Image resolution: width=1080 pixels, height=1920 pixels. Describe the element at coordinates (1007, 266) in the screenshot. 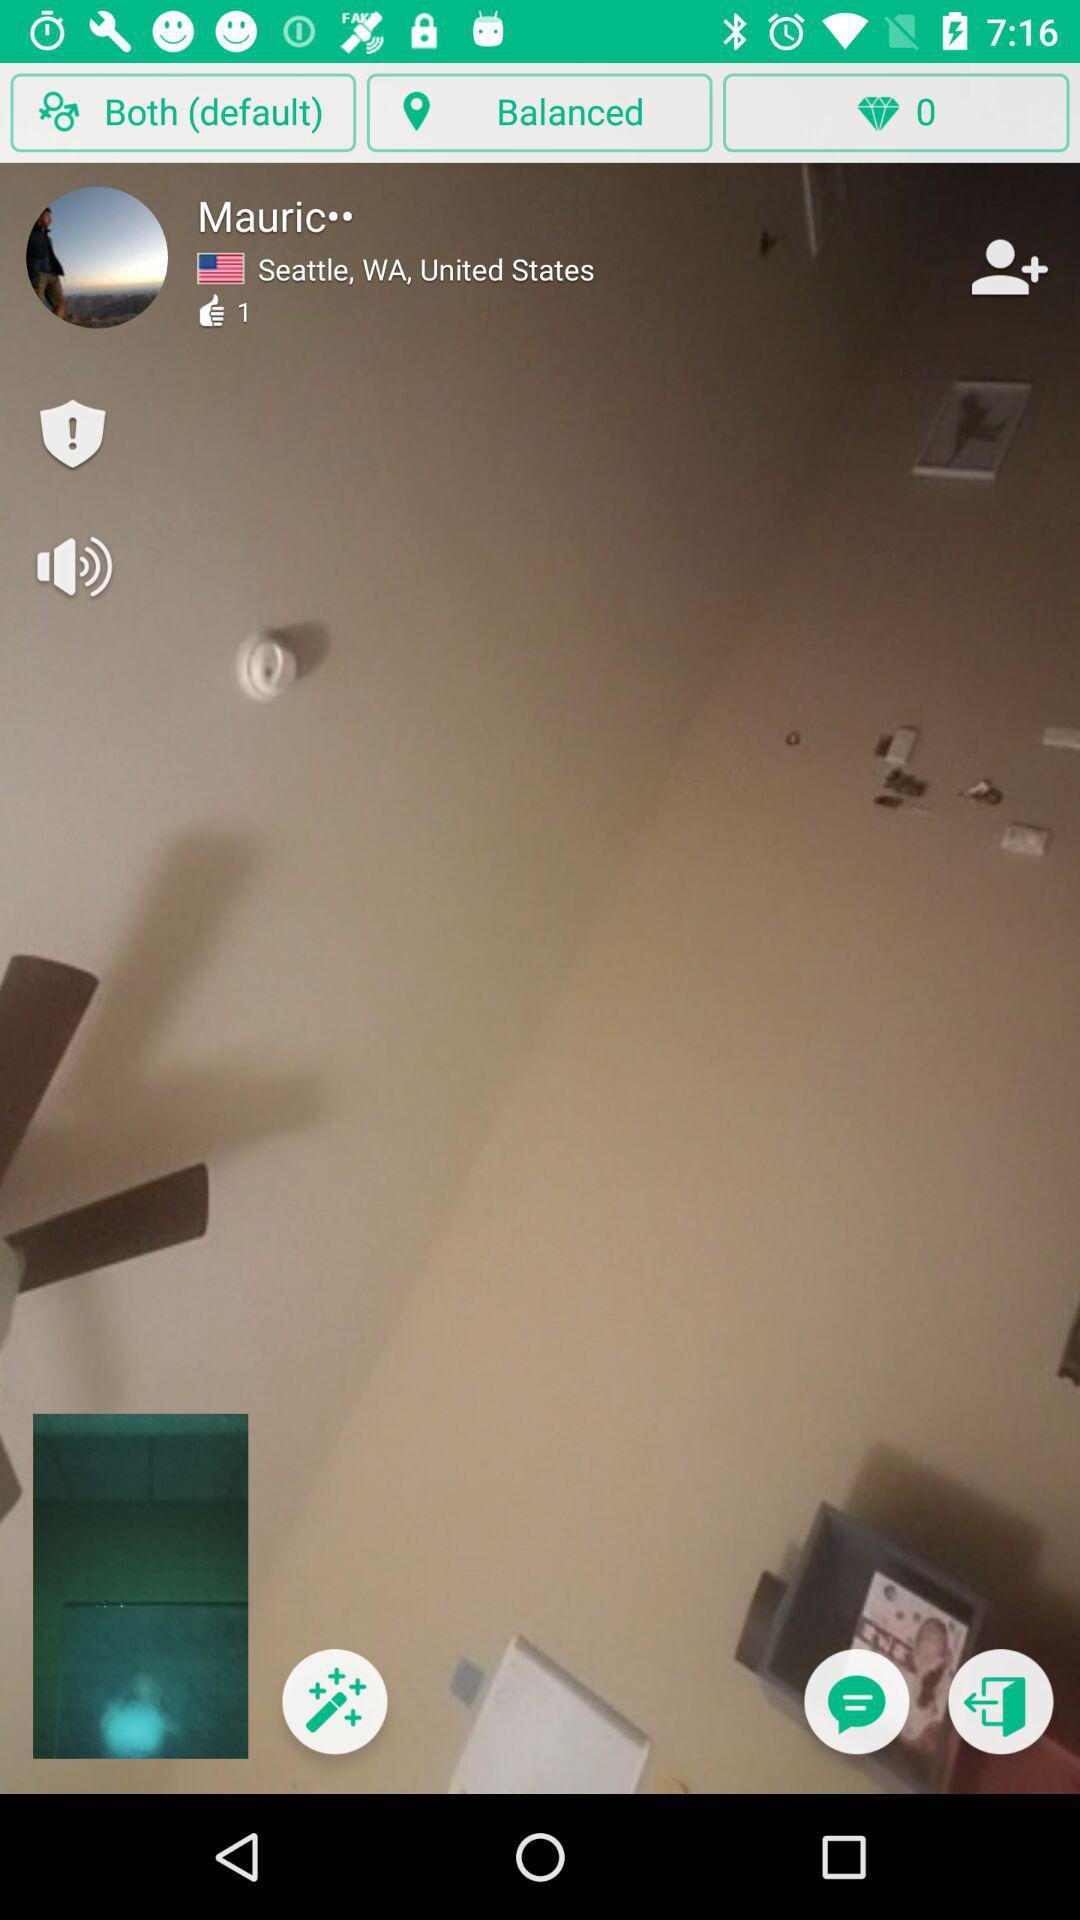

I see `additional viewer/attendee` at that location.